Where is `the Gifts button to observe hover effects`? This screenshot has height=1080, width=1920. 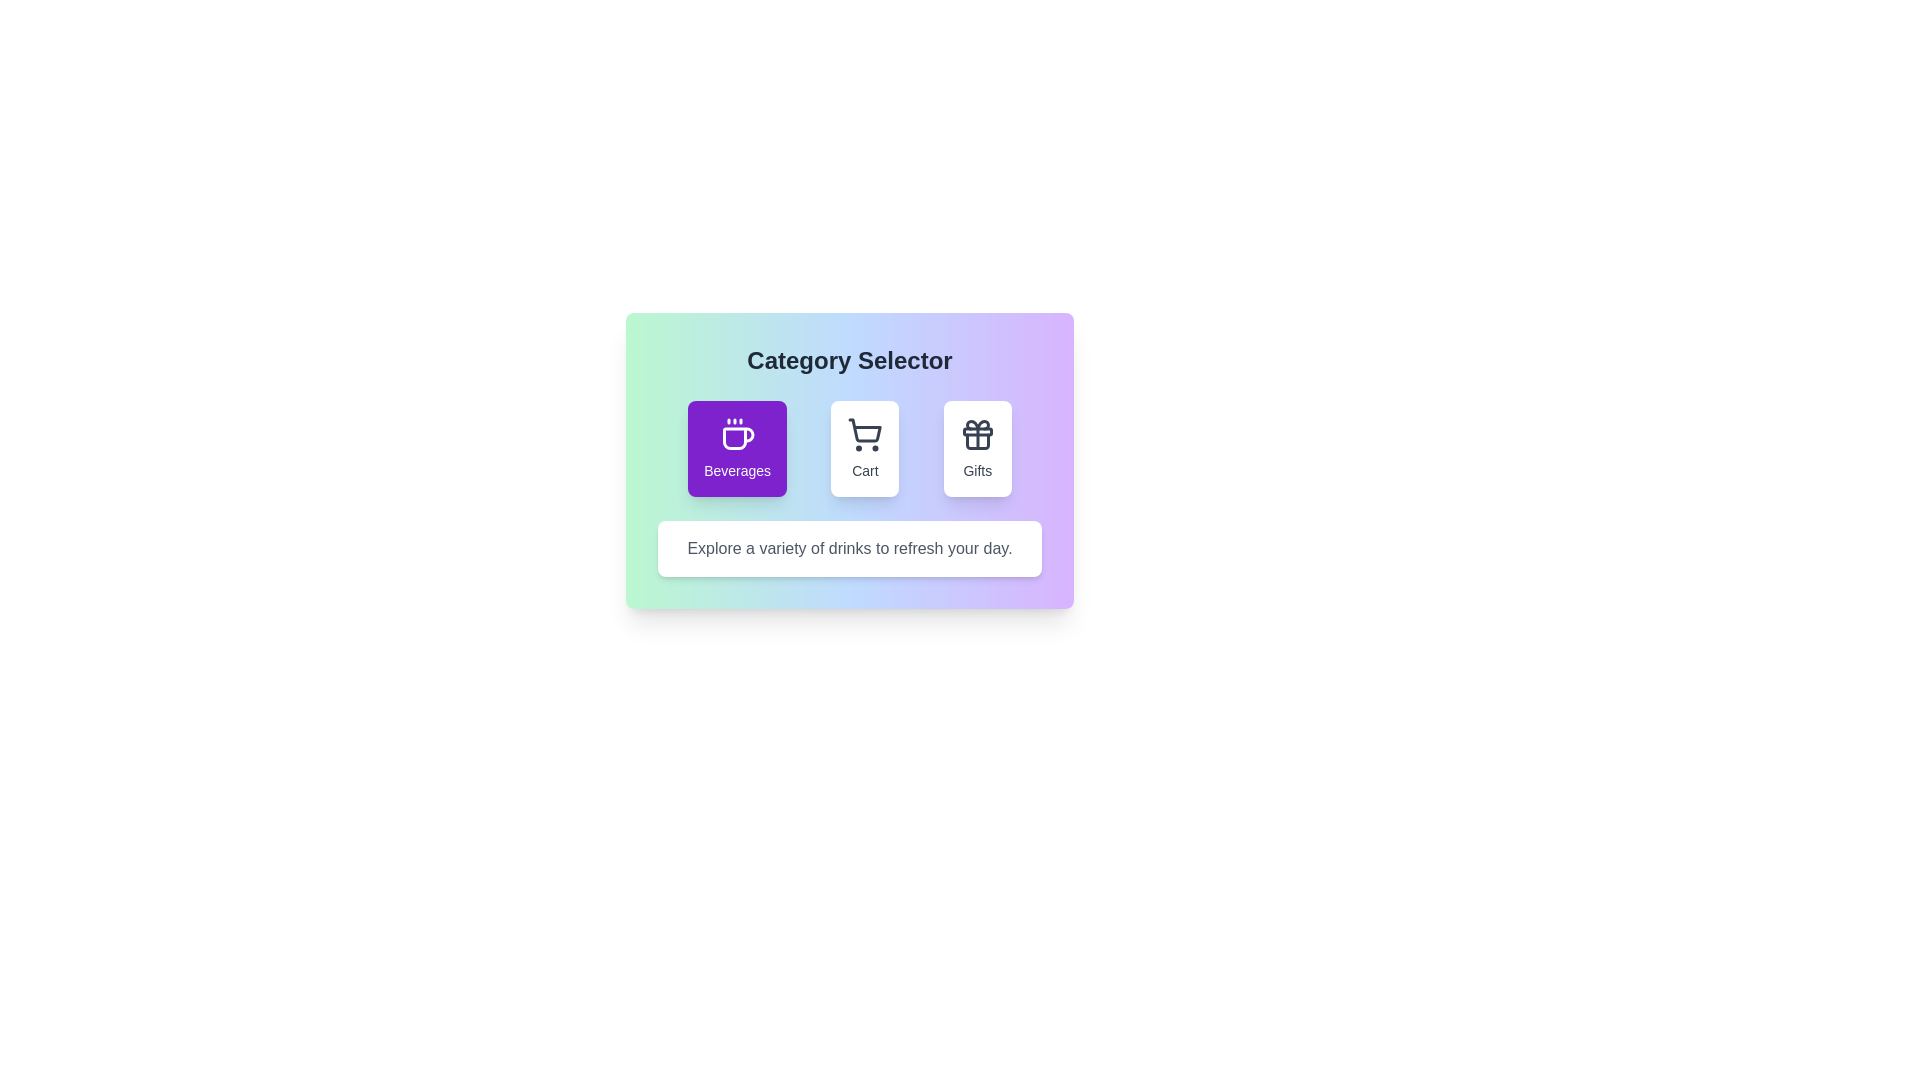
the Gifts button to observe hover effects is located at coordinates (977, 447).